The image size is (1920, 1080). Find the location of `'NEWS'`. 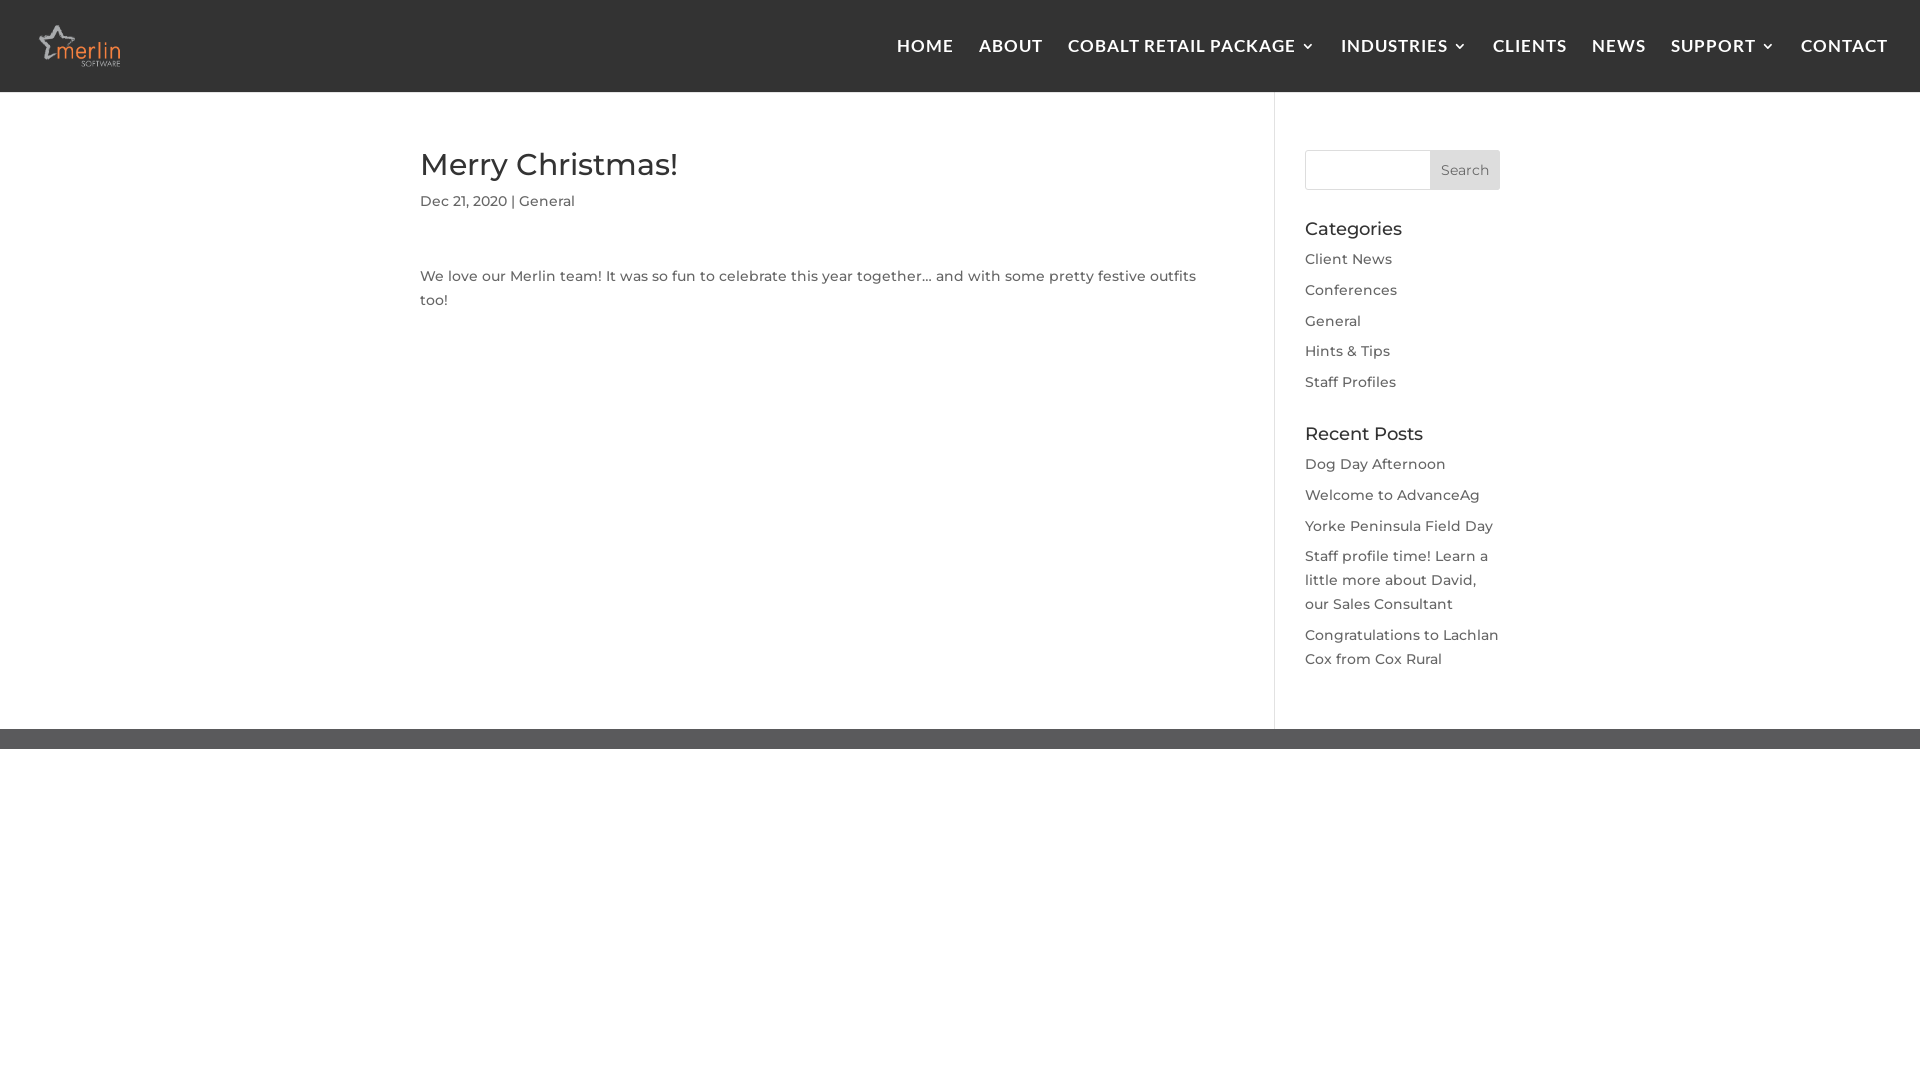

'NEWS' is located at coordinates (1591, 64).